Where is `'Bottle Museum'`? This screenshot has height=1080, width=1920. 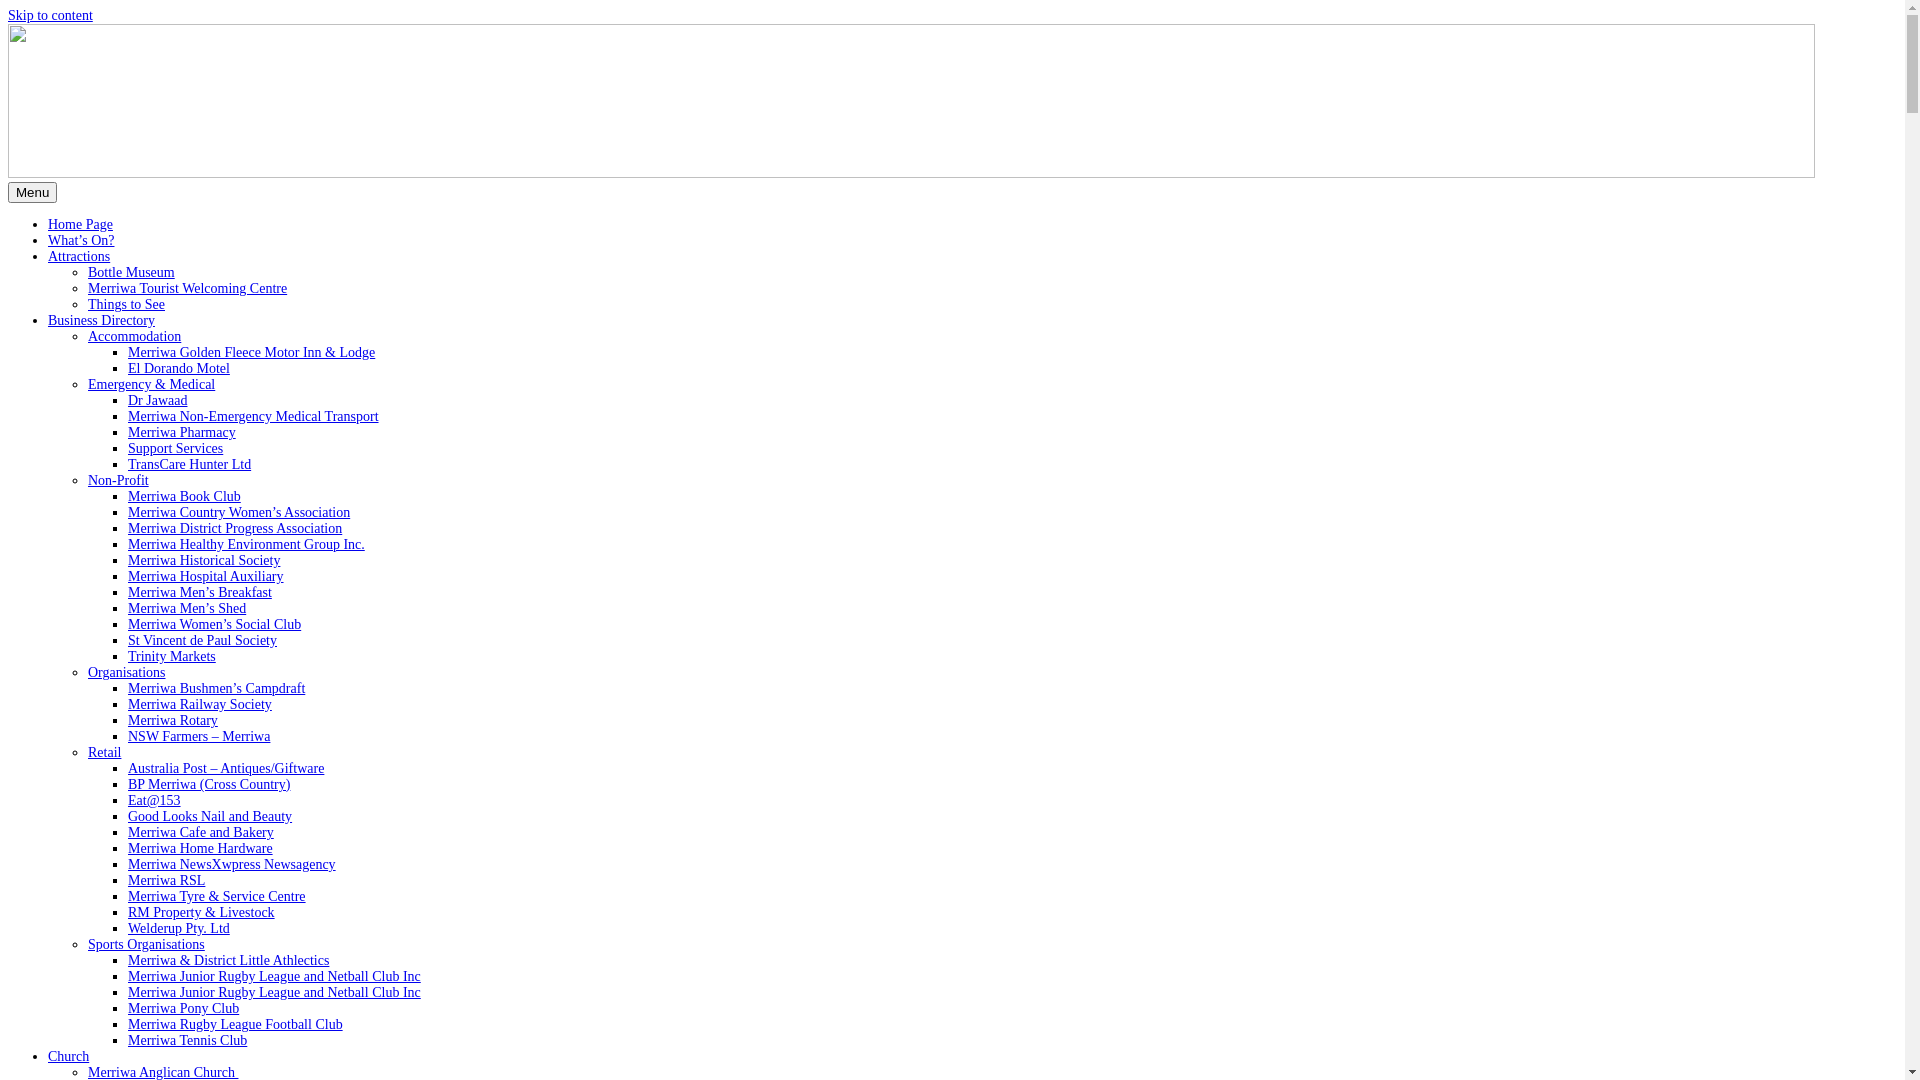 'Bottle Museum' is located at coordinates (130, 272).